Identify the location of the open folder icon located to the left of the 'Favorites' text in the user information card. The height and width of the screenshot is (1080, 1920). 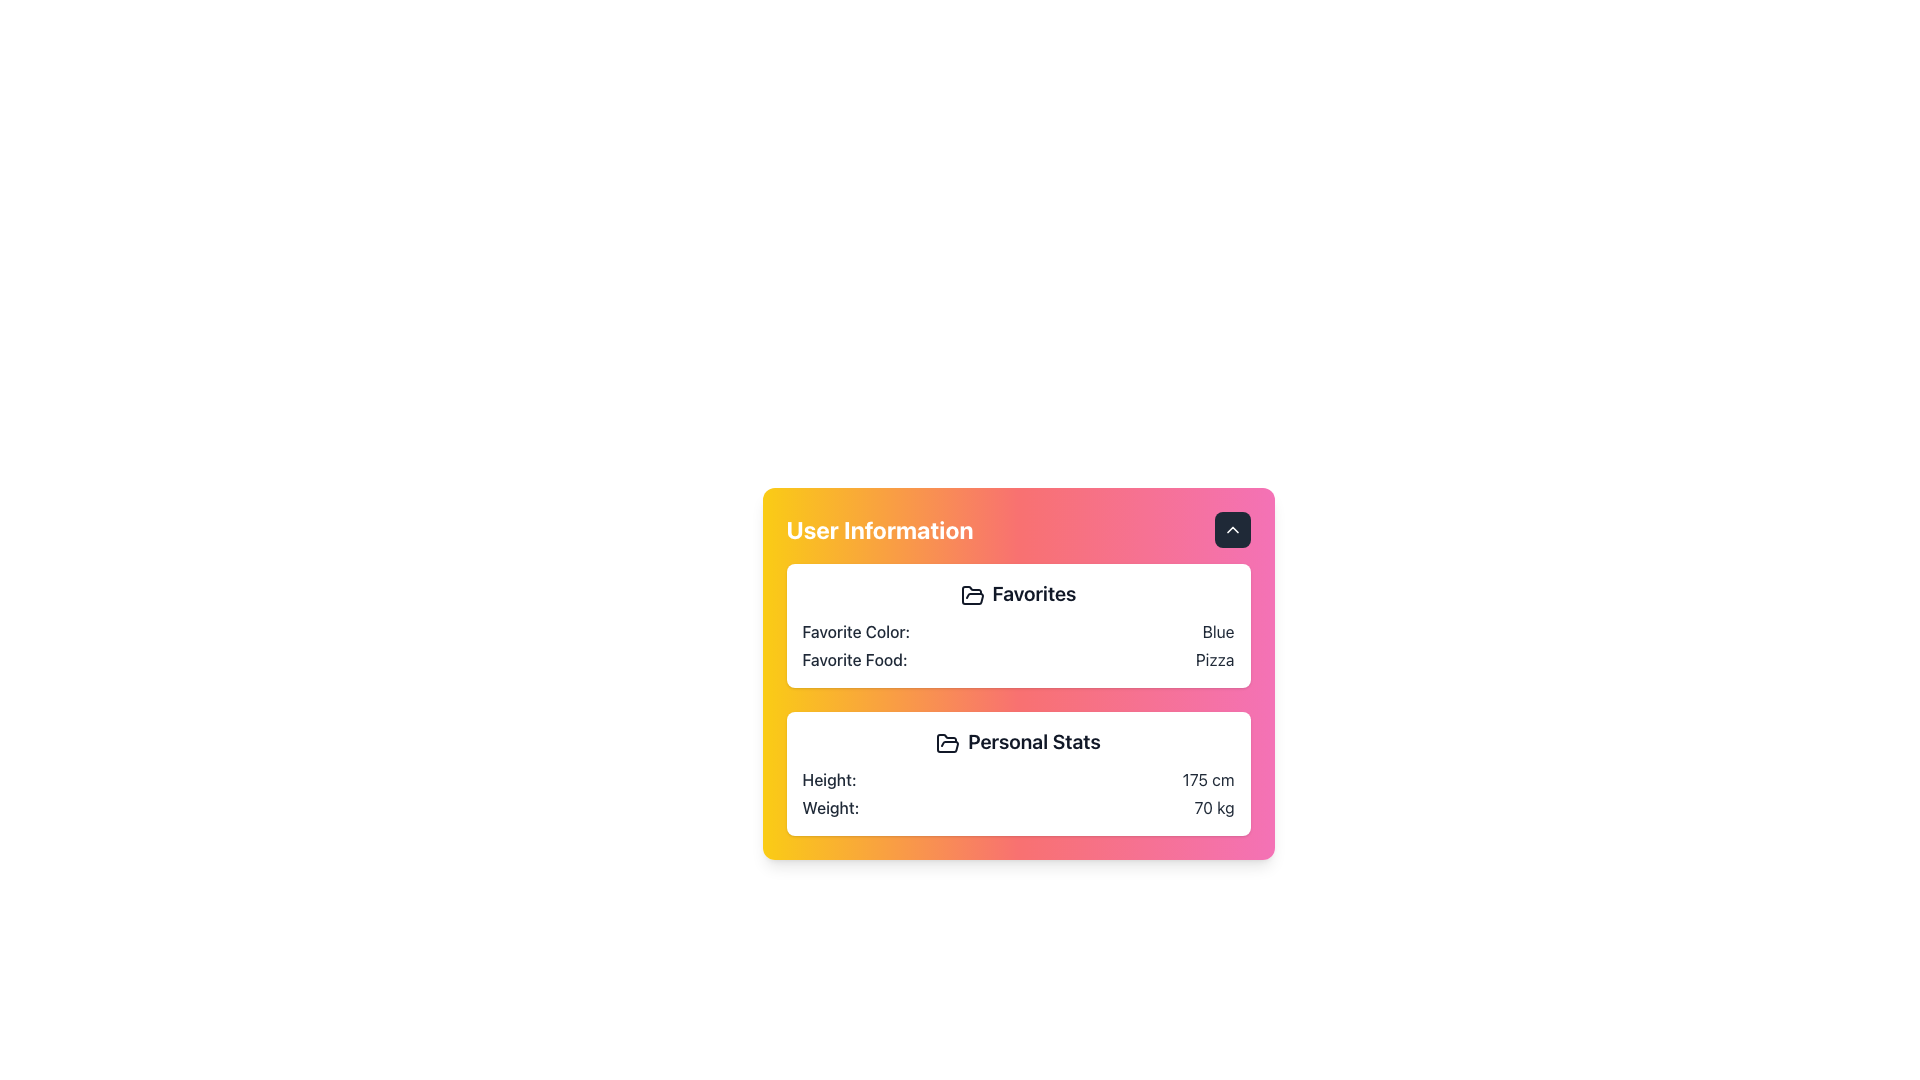
(972, 594).